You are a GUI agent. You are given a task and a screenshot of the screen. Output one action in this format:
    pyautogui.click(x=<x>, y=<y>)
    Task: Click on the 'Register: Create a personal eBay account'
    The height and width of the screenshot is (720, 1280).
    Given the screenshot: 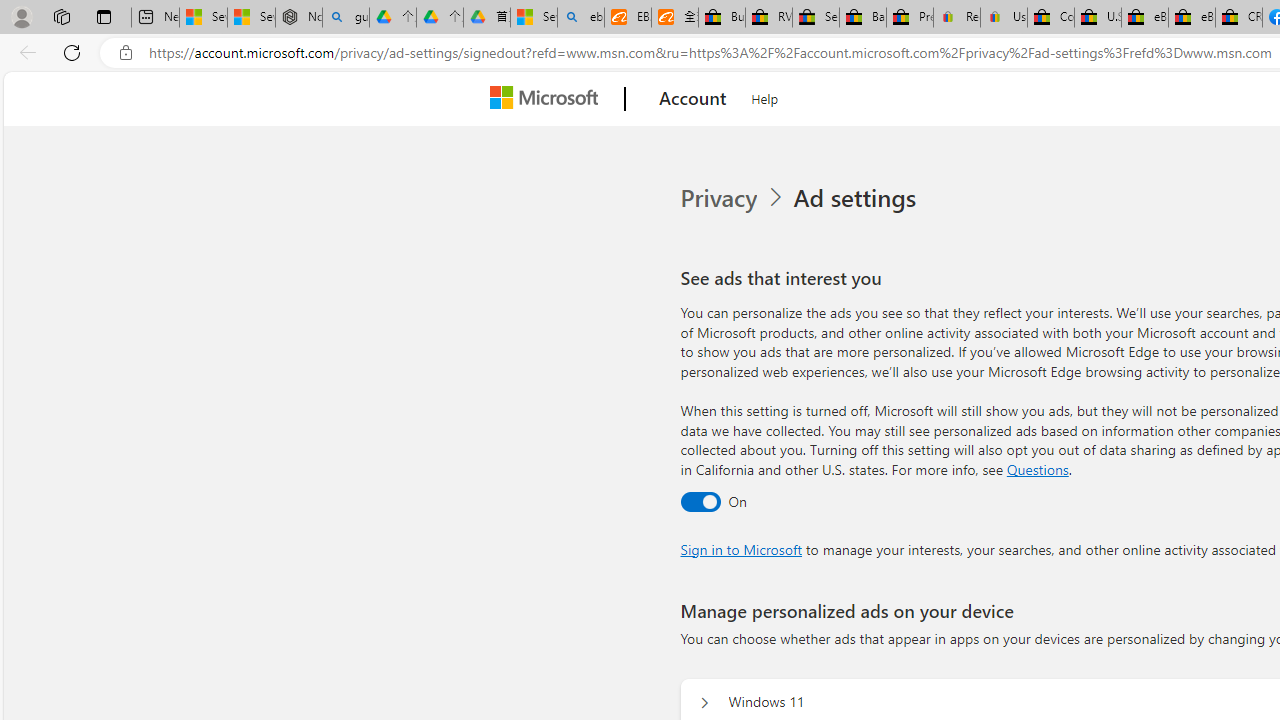 What is the action you would take?
    pyautogui.click(x=956, y=17)
    